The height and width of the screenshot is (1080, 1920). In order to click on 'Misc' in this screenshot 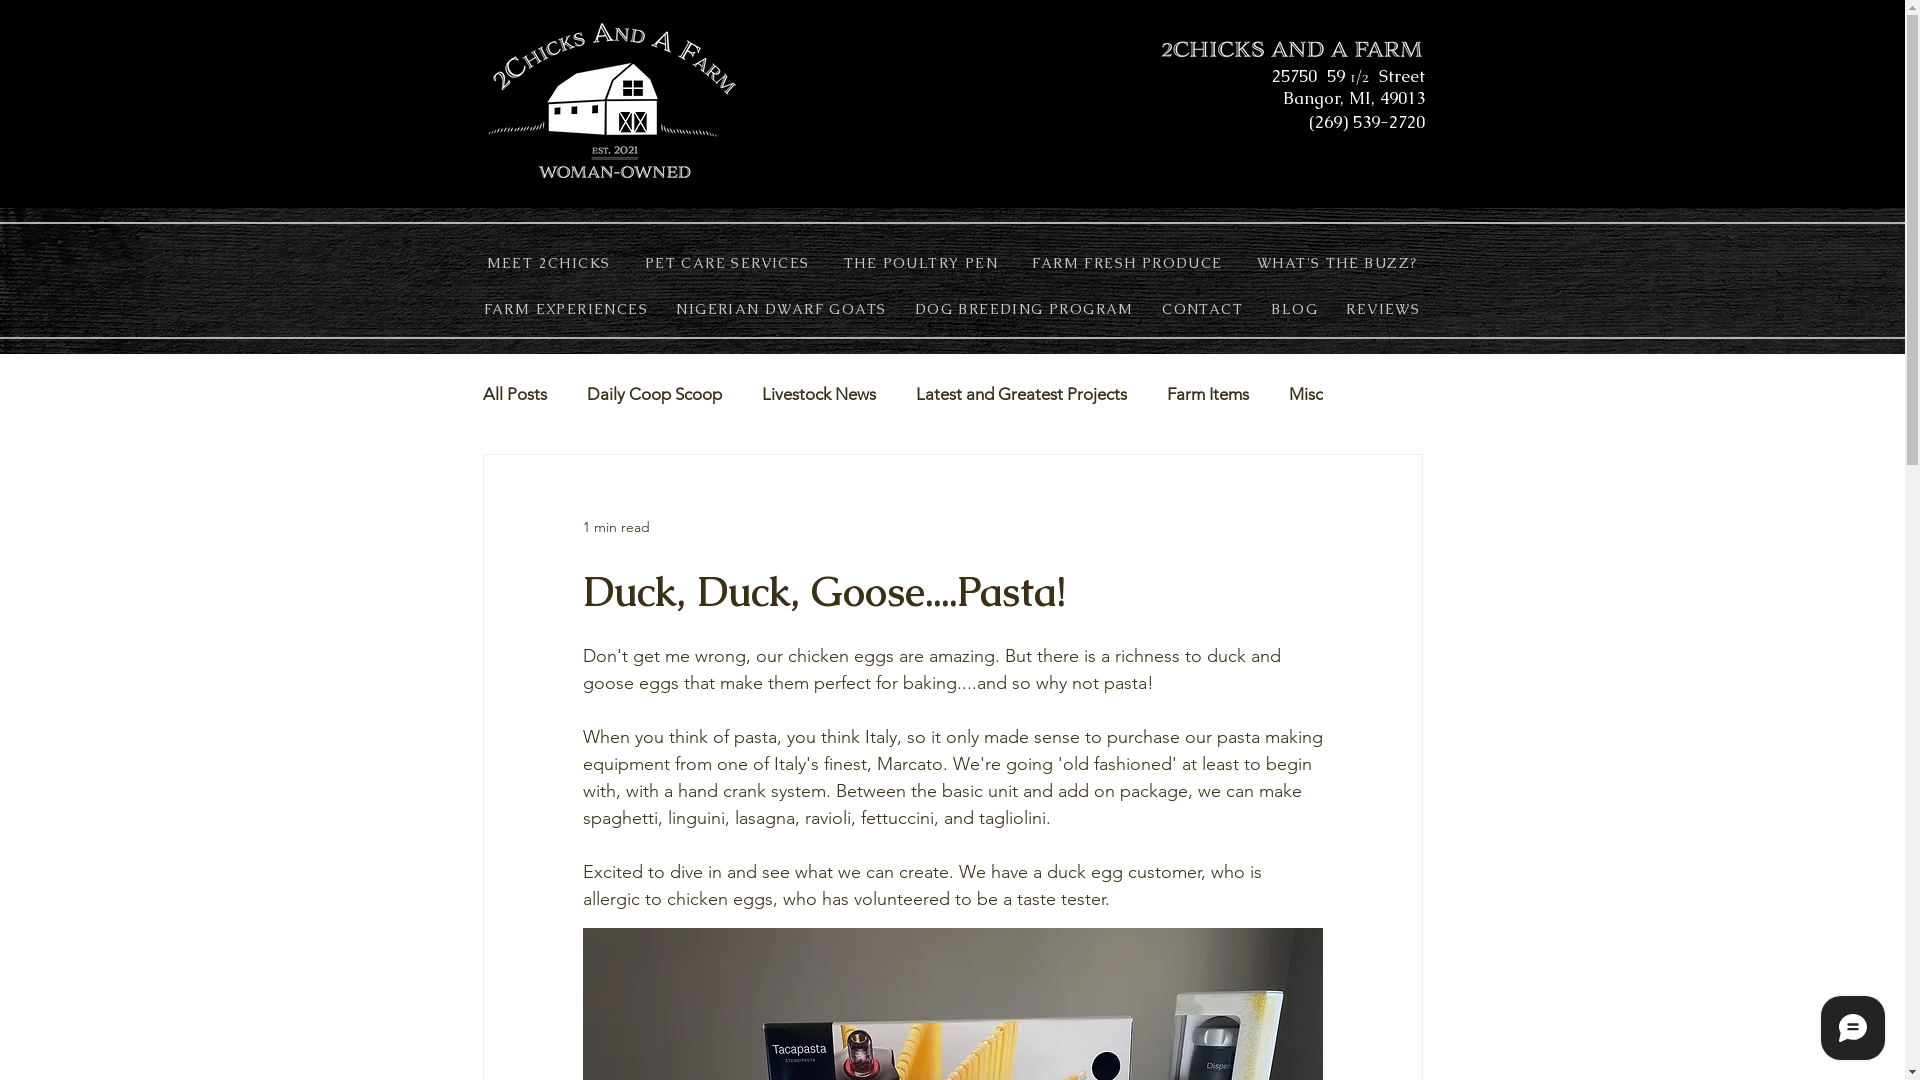, I will do `click(1287, 393)`.